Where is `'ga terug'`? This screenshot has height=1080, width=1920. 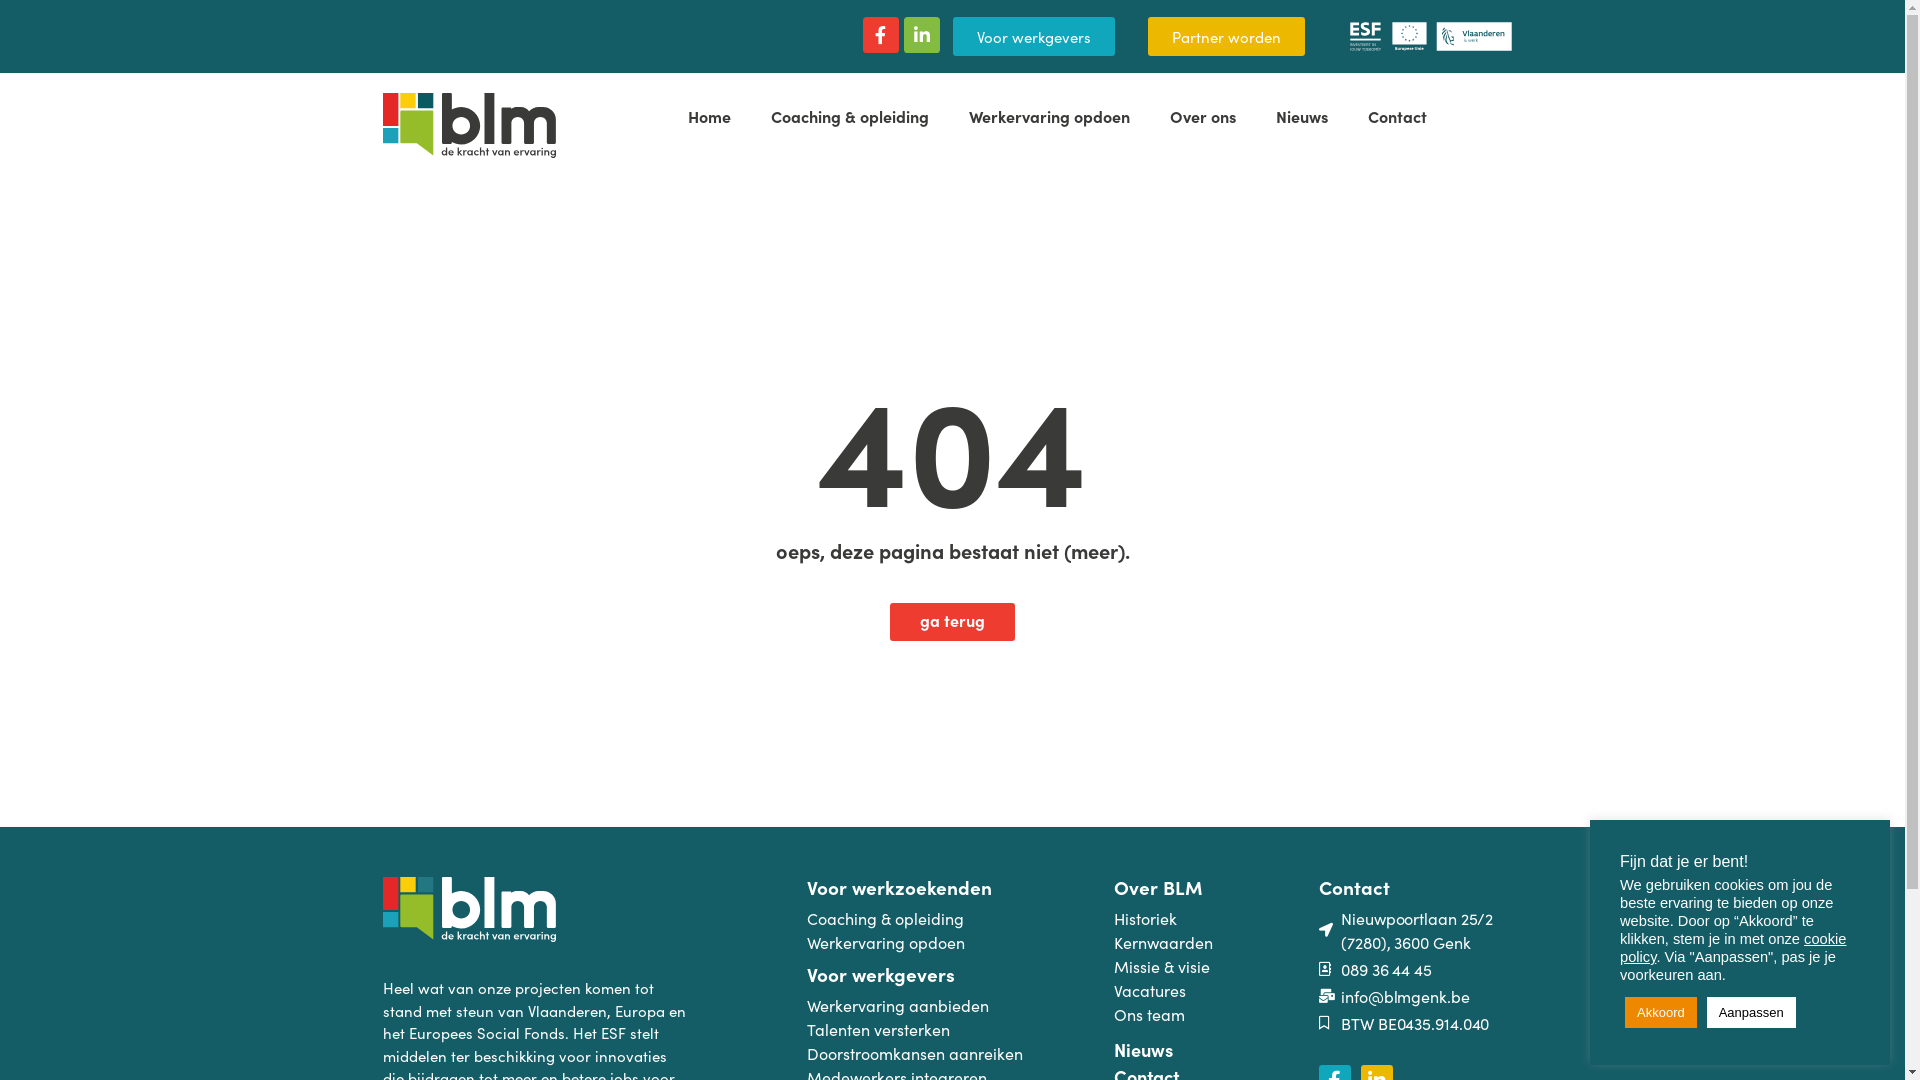 'ga terug' is located at coordinates (951, 620).